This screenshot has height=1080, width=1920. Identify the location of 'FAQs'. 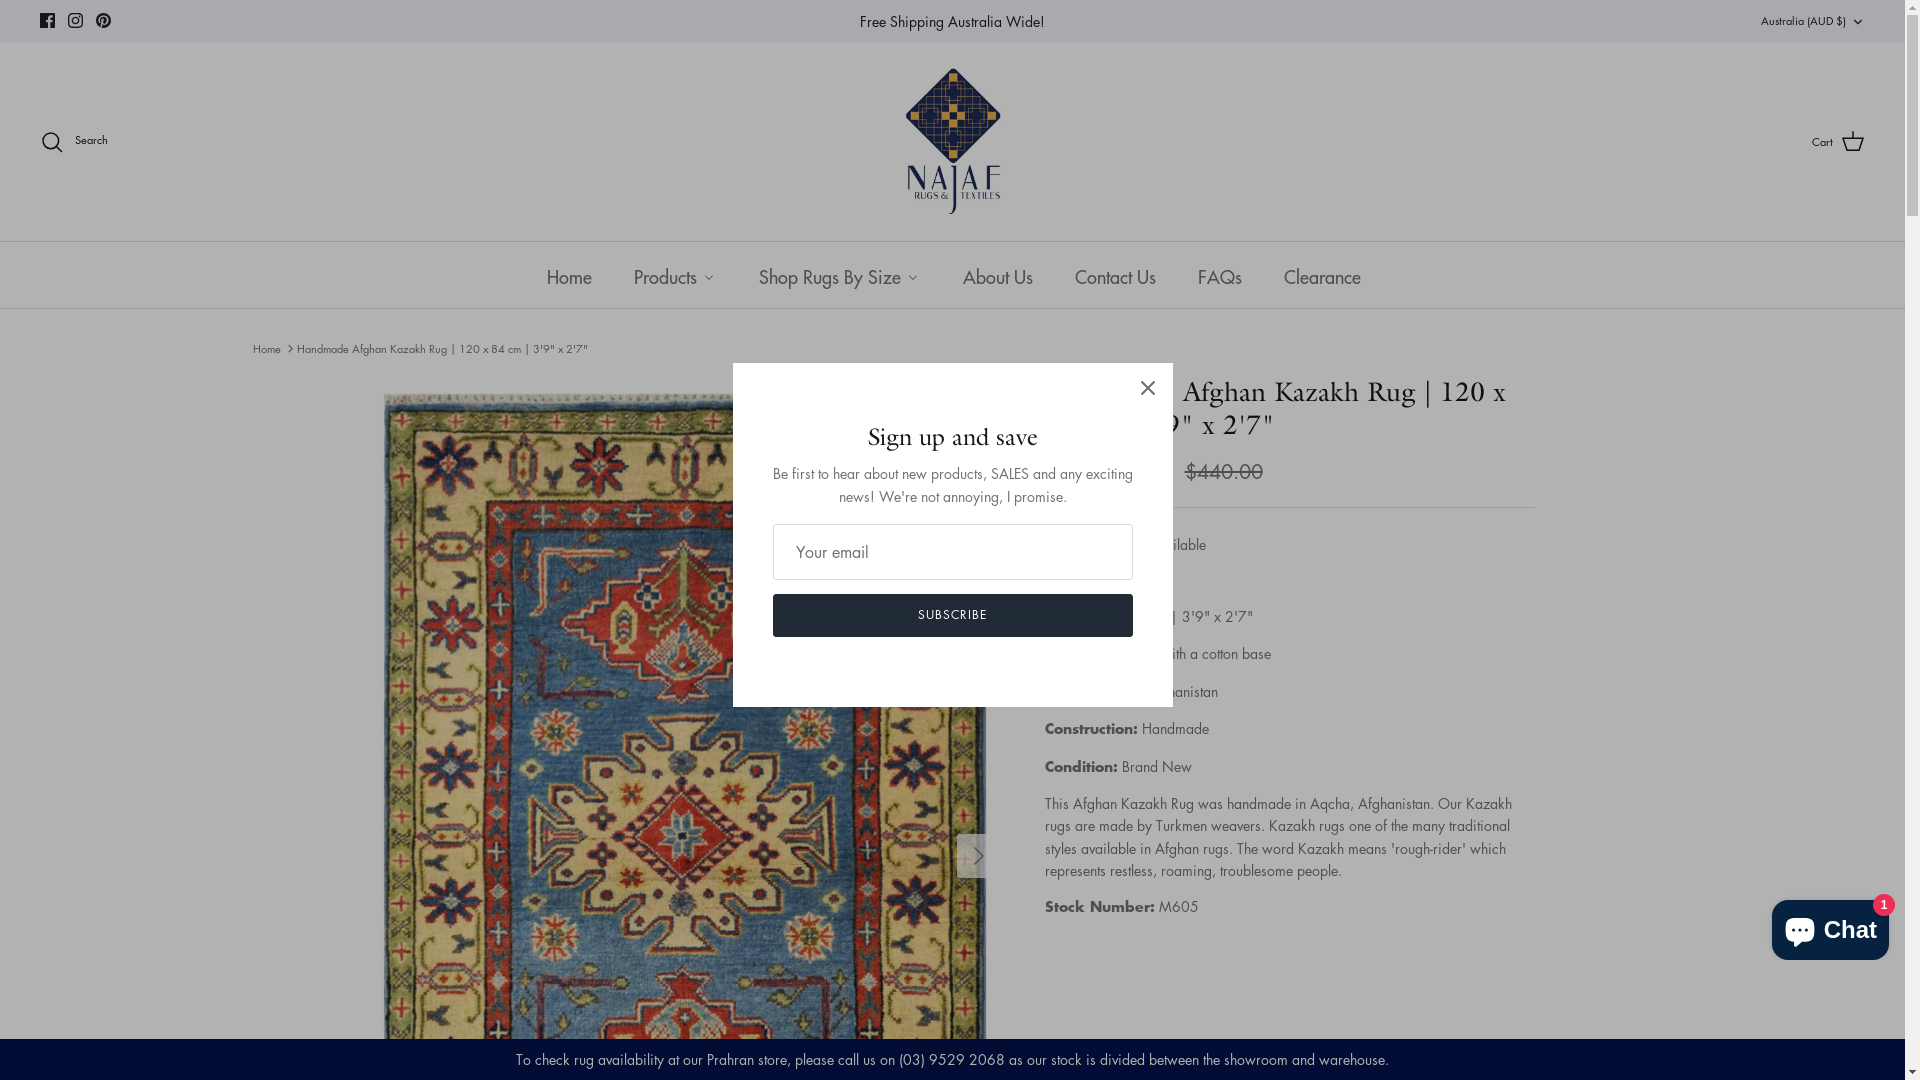
(1218, 274).